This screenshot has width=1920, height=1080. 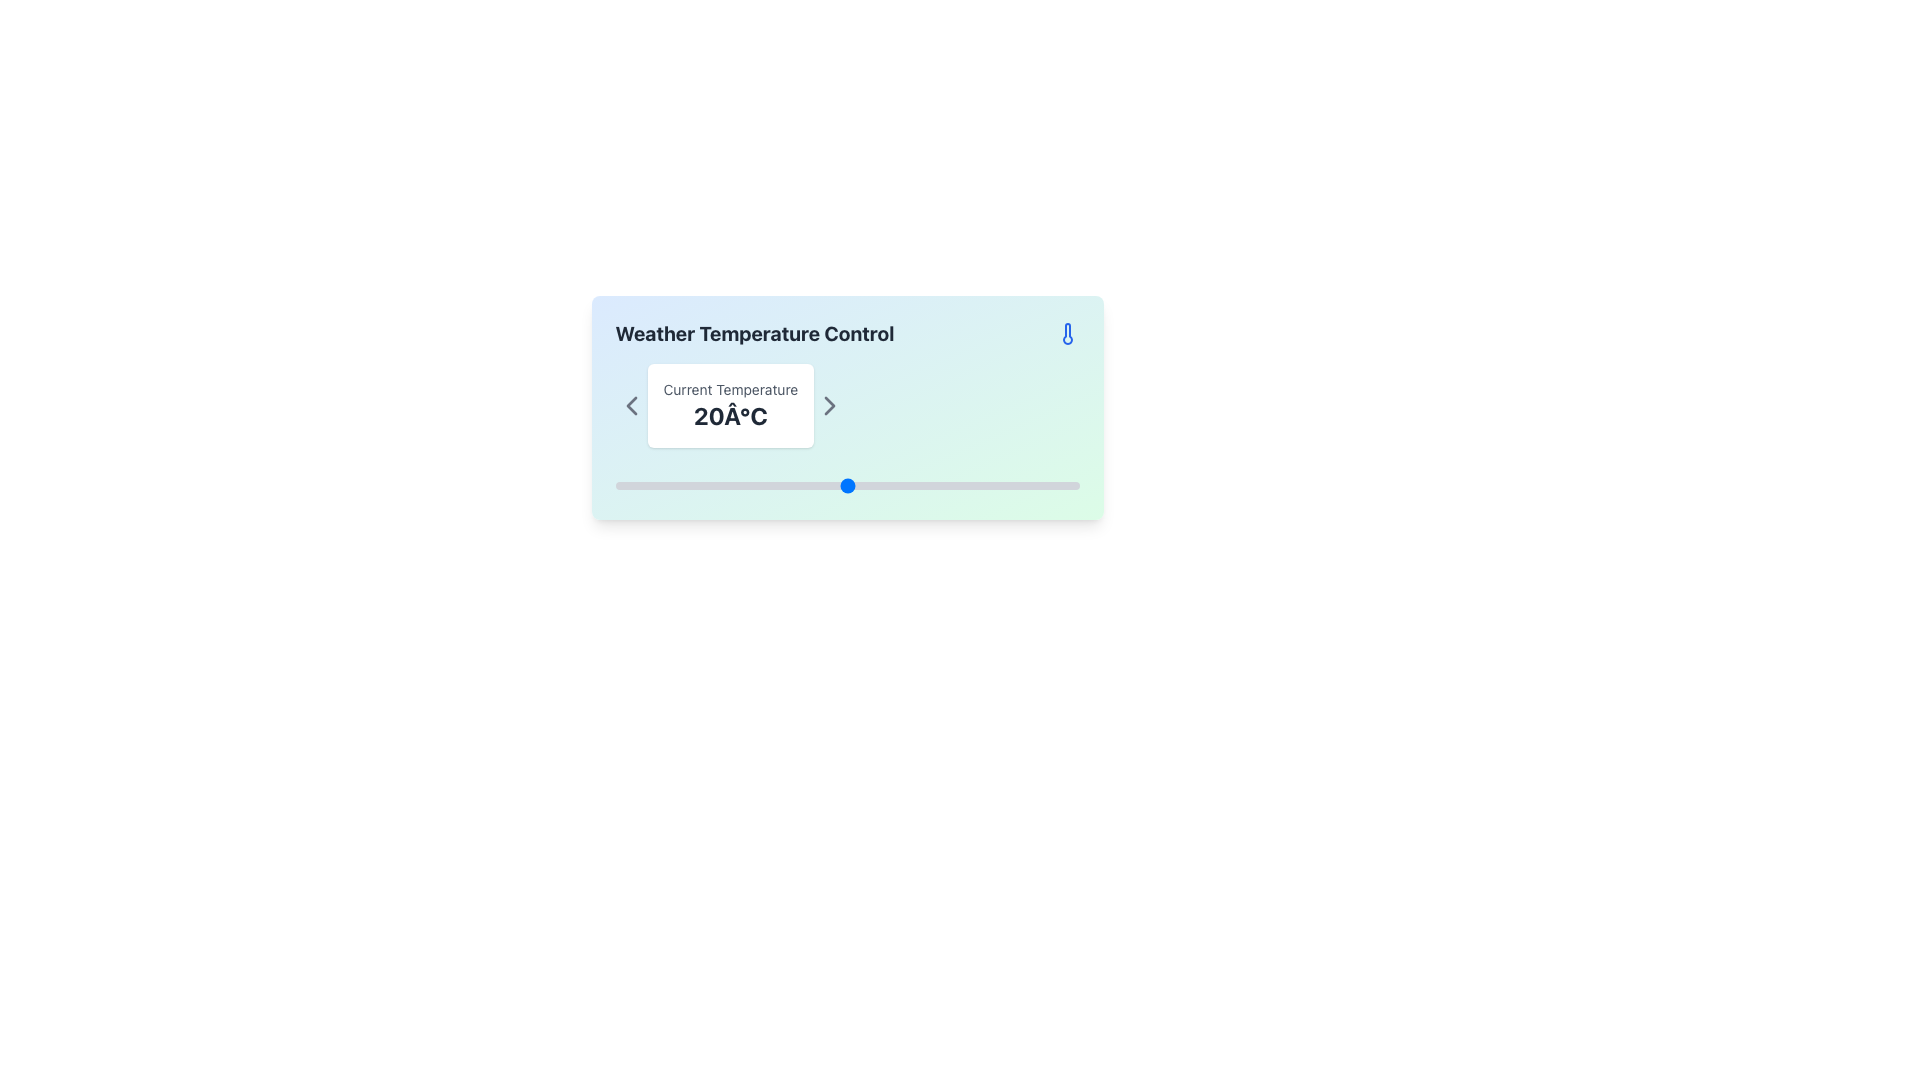 I want to click on temperature, so click(x=904, y=486).